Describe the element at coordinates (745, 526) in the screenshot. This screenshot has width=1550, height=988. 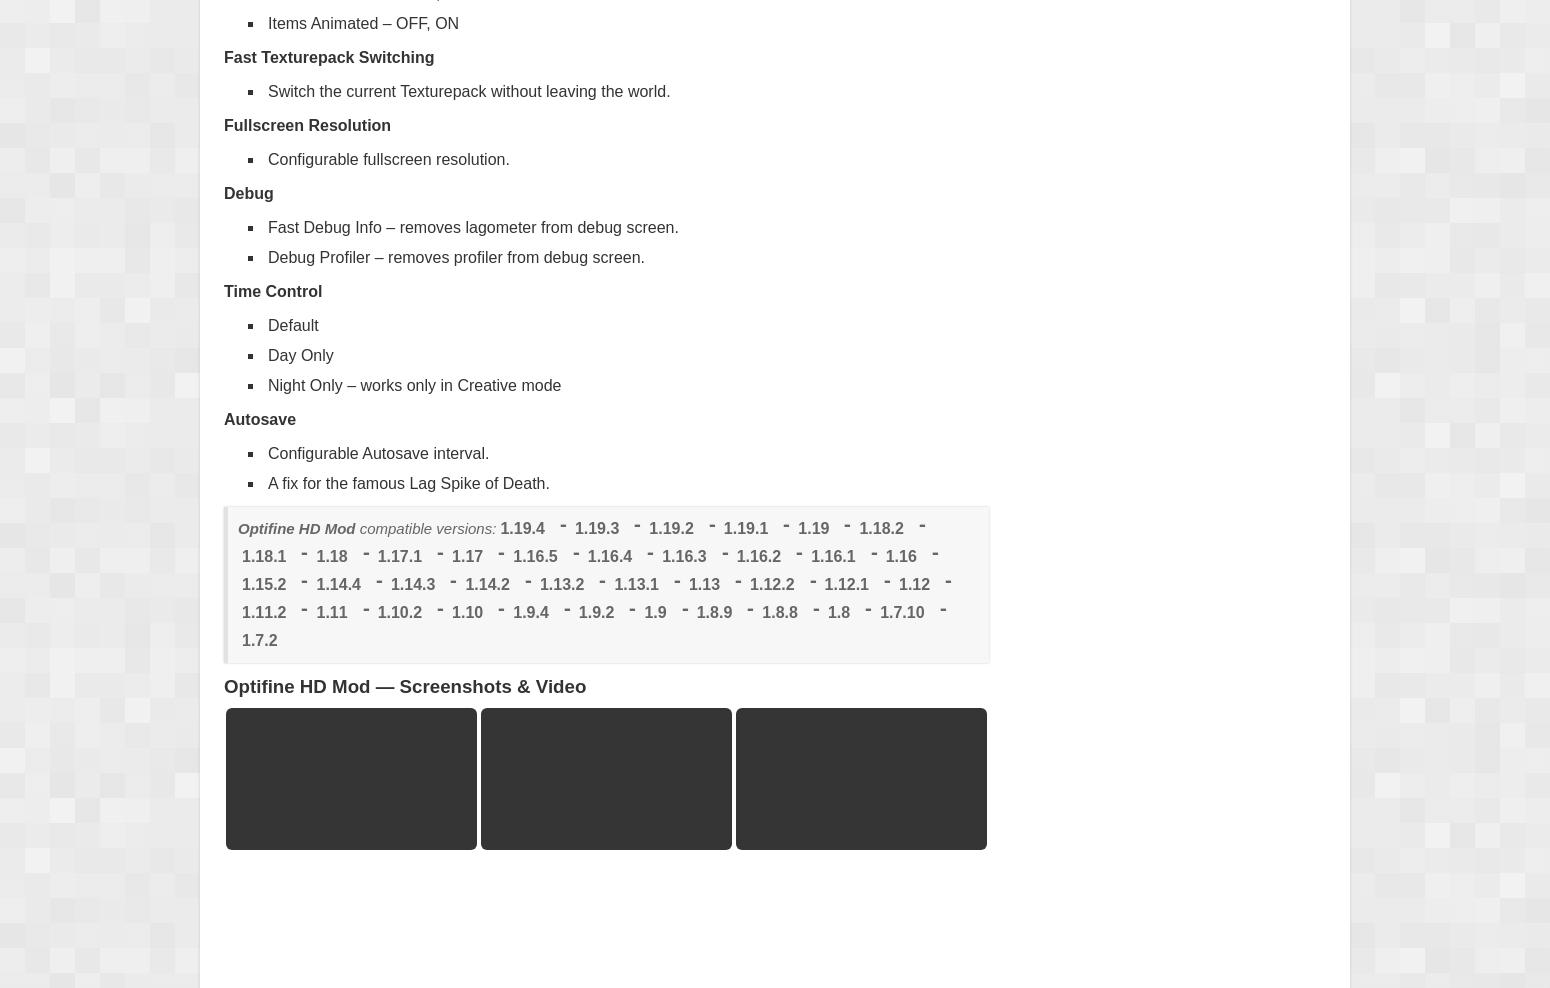
I see `'1.19.1'` at that location.